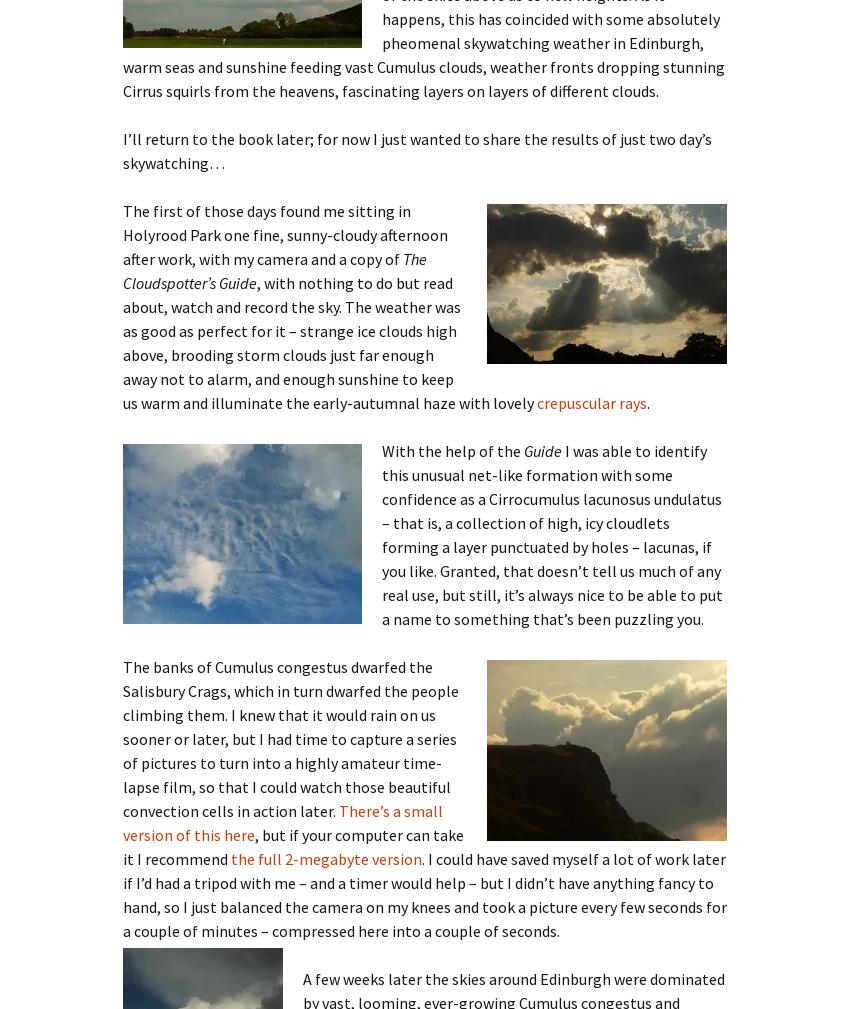  What do you see at coordinates (281, 822) in the screenshot?
I see `'There’s a small version of this here'` at bounding box center [281, 822].